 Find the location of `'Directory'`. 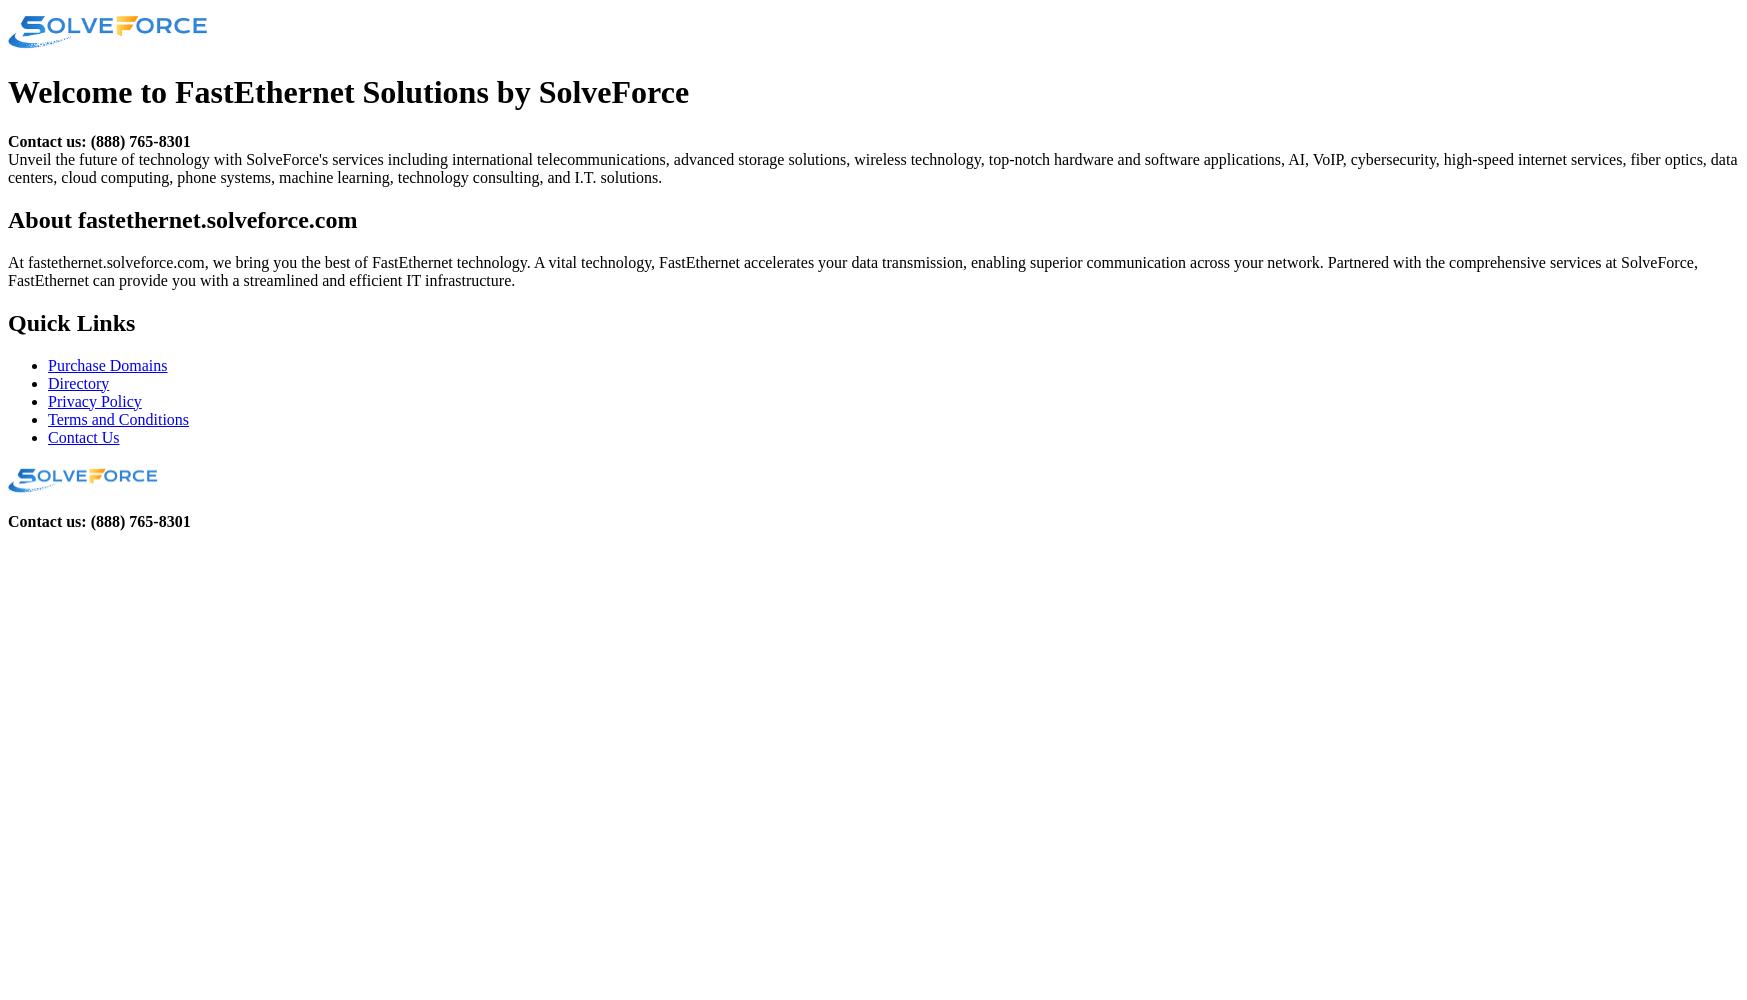

'Directory' is located at coordinates (77, 382).